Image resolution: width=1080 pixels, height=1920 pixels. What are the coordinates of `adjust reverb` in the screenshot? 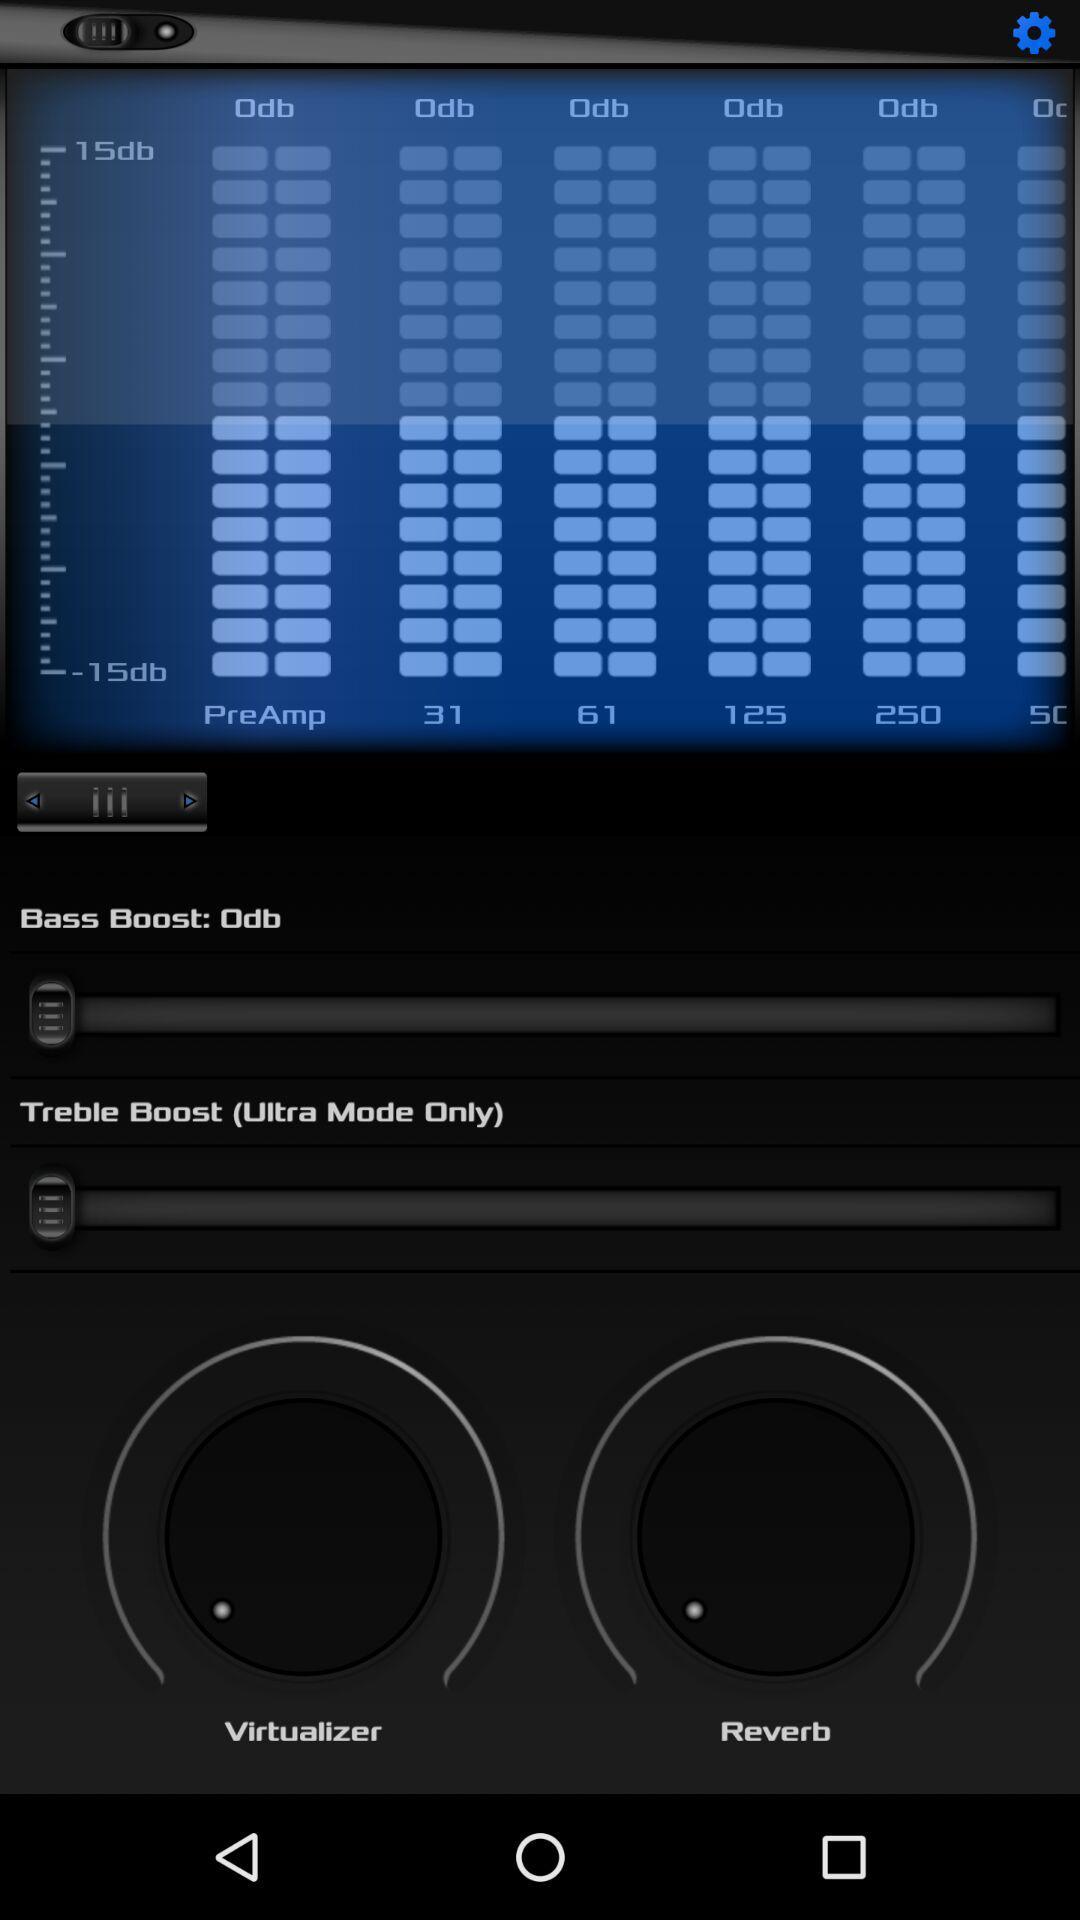 It's located at (774, 1536).